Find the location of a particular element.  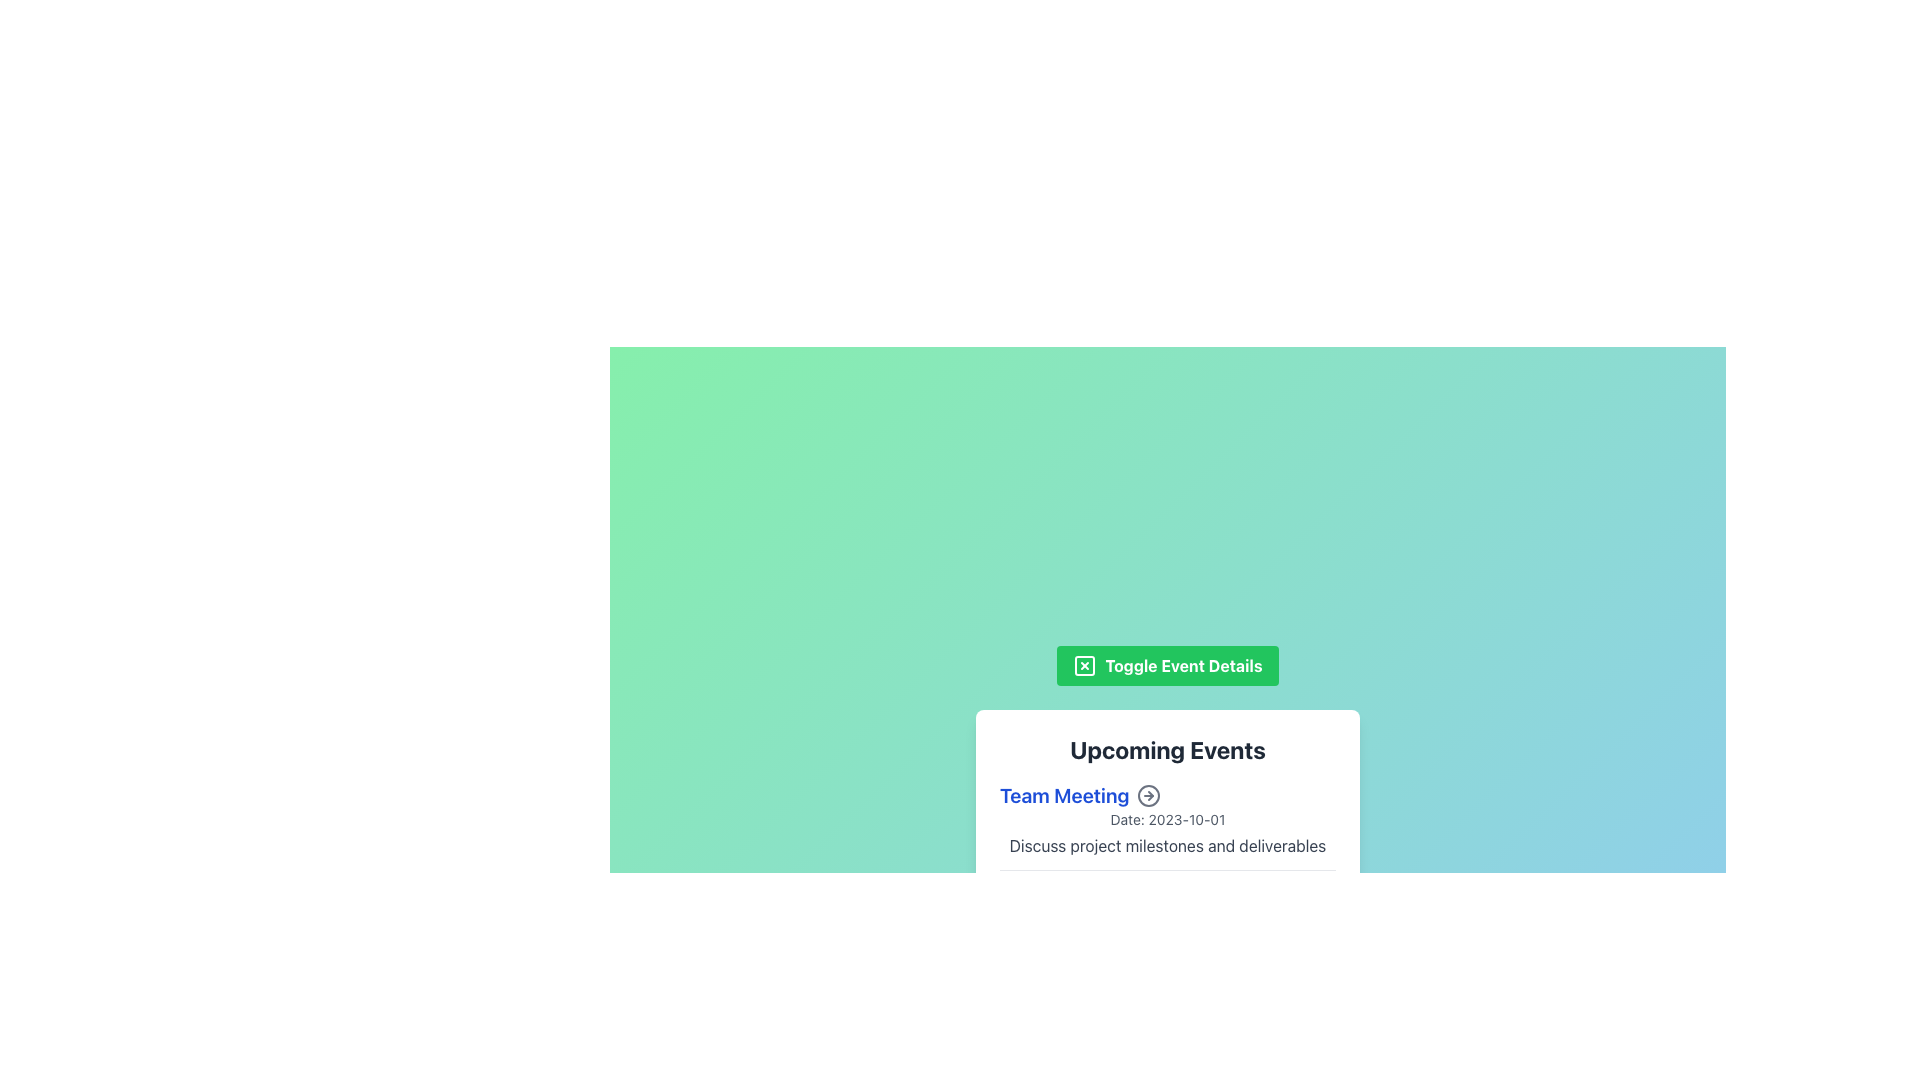

the decorative SVG shape located at the center of the 'Toggle Event Details' button is located at coordinates (1084, 665).